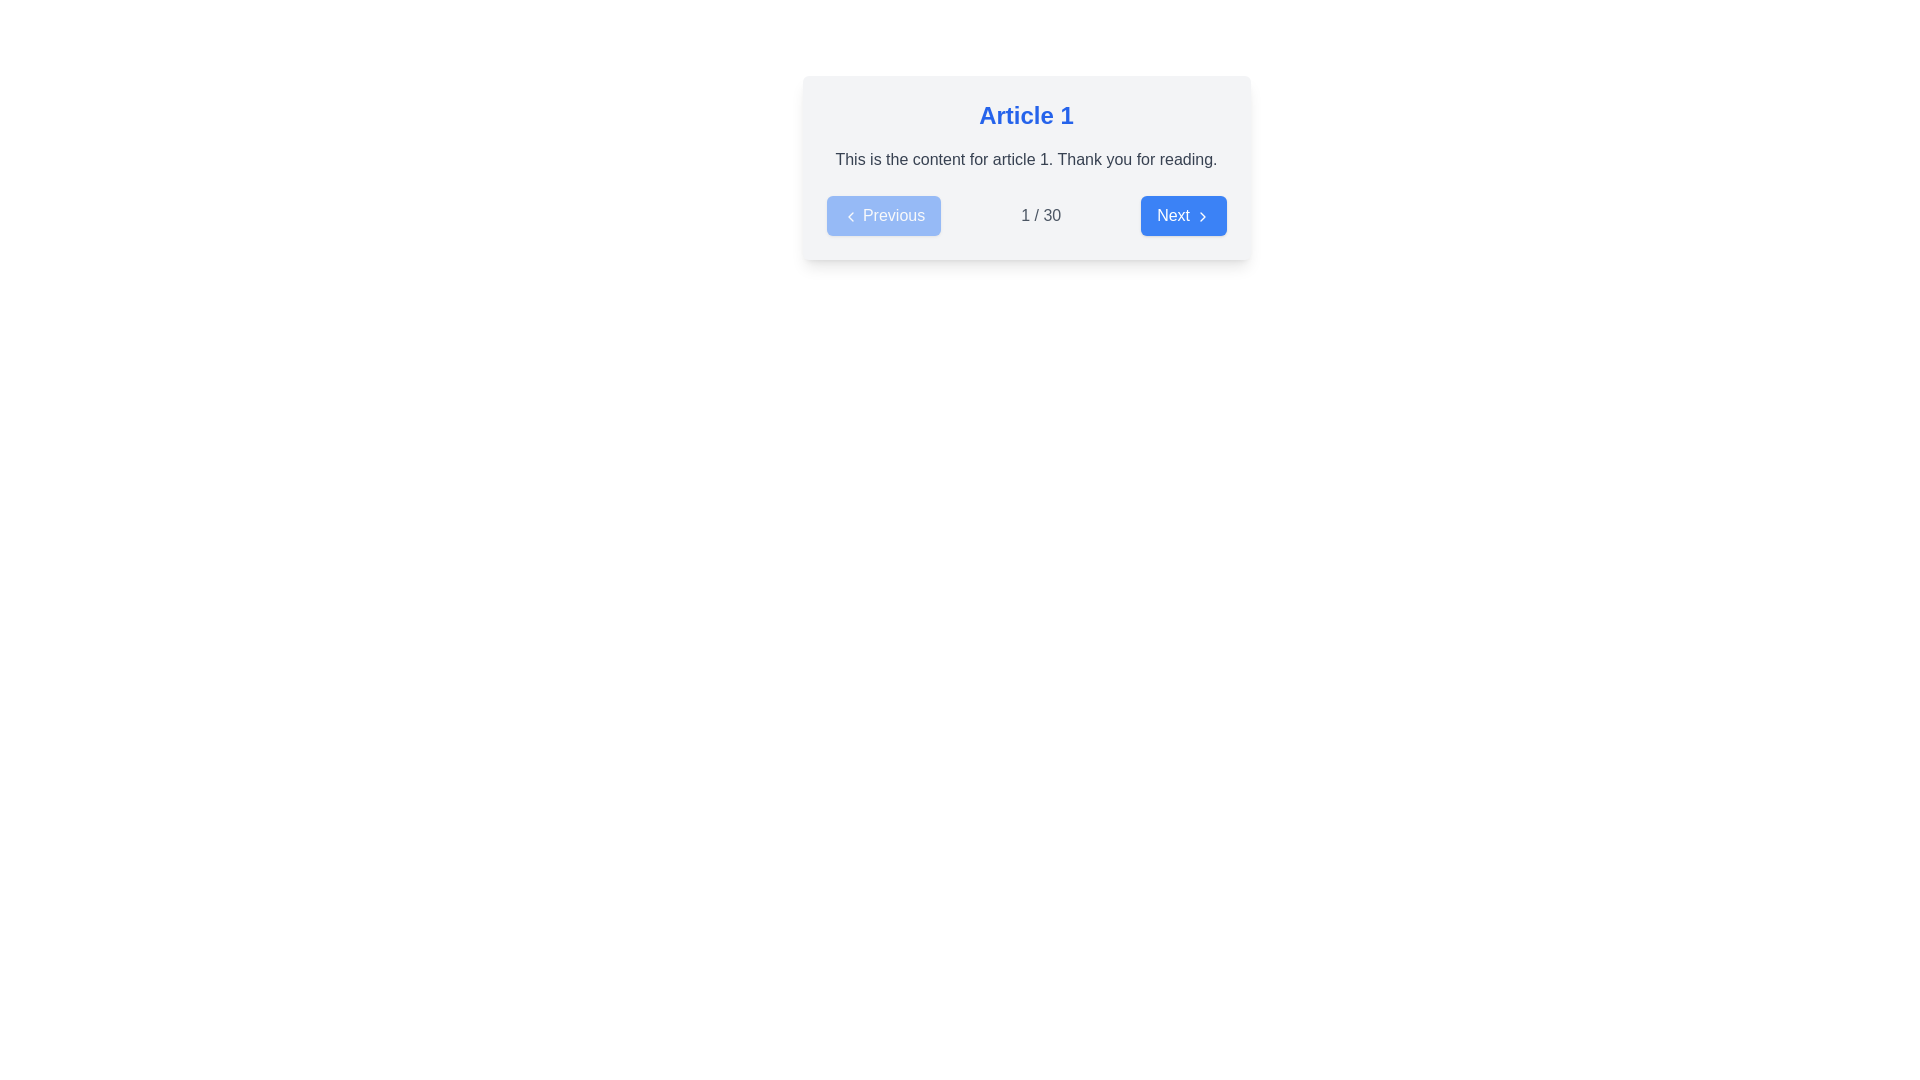 The image size is (1920, 1080). What do you see at coordinates (1026, 115) in the screenshot?
I see `the Text element (header) which serves as the title for the content displayed below it, located above the article content and within a centered card component` at bounding box center [1026, 115].